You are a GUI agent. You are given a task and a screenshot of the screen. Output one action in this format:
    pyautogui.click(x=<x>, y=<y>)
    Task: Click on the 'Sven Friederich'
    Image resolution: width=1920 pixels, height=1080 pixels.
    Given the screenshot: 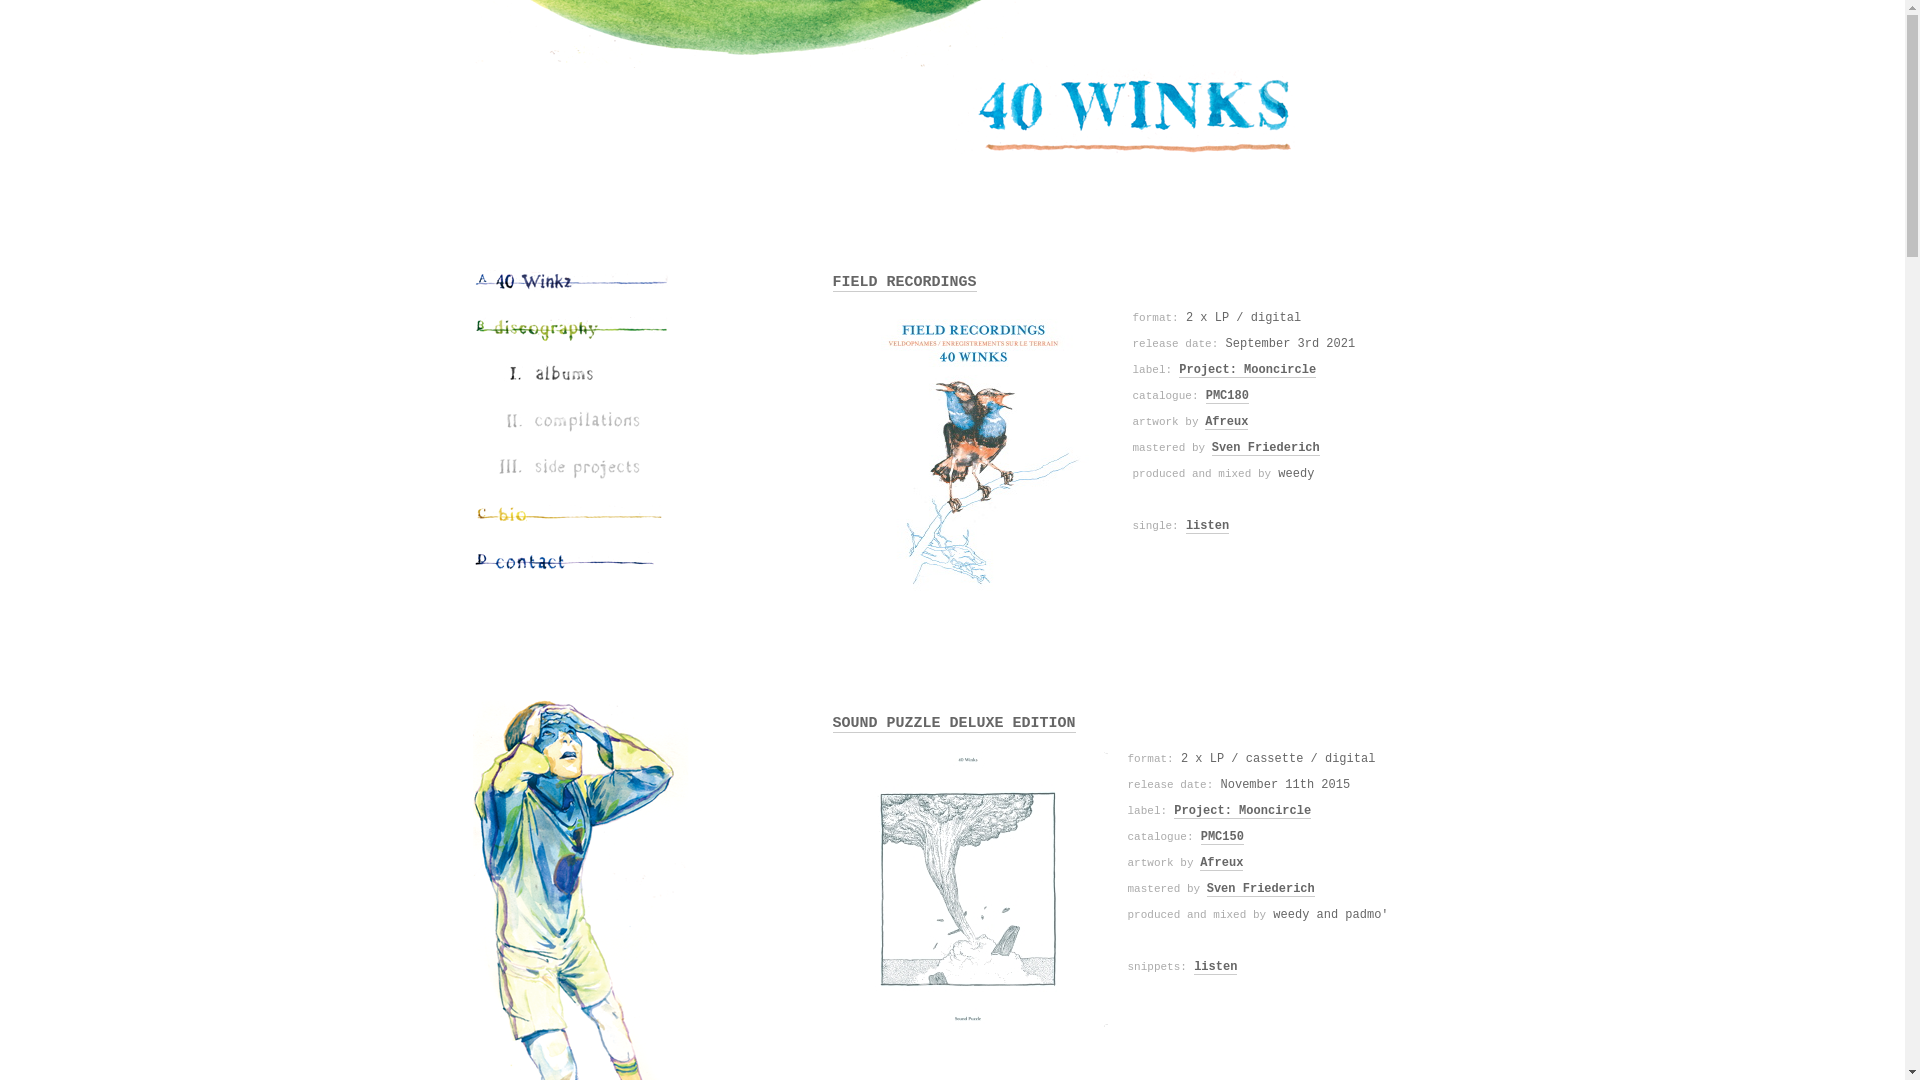 What is the action you would take?
    pyautogui.click(x=1205, y=888)
    